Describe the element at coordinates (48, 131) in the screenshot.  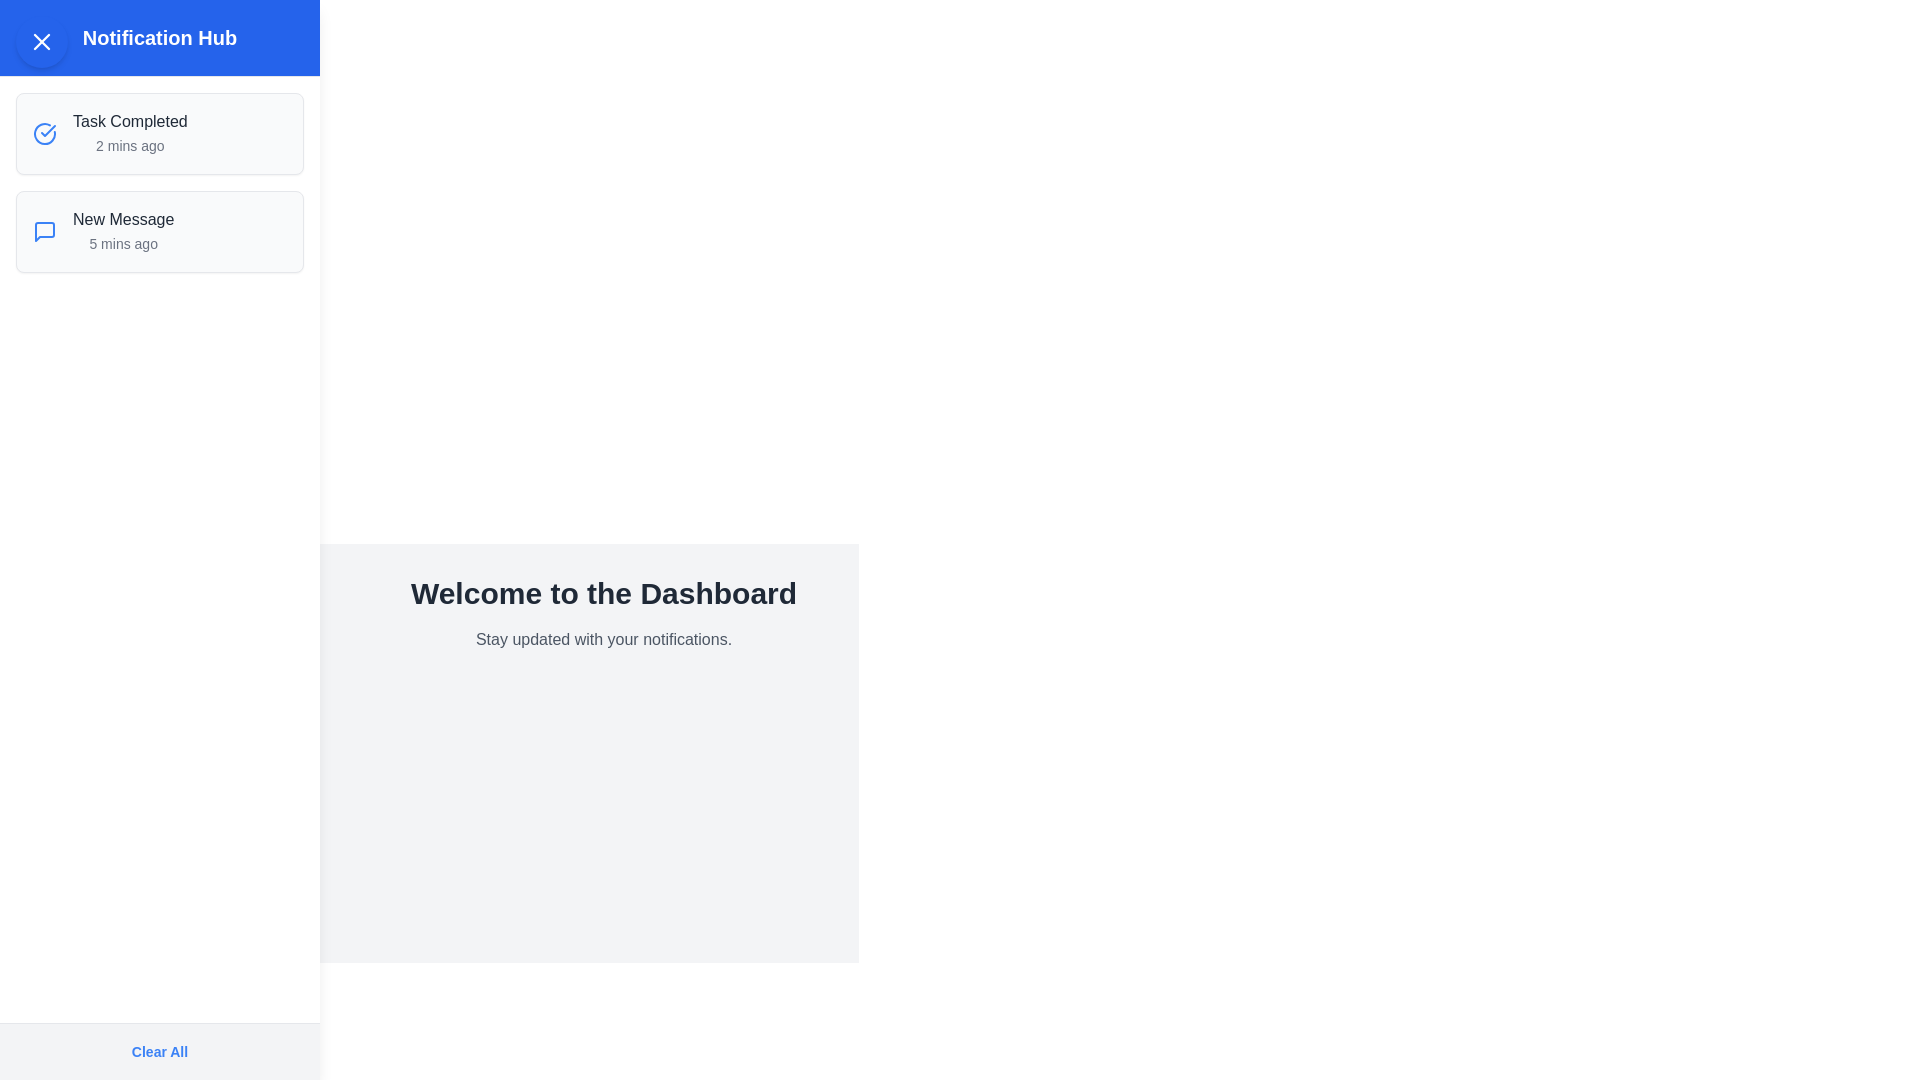
I see `the blue checkmark icon inside the circle, which represents completion, located in the Notification Hub interface under the 'Task Completed' notification` at that location.